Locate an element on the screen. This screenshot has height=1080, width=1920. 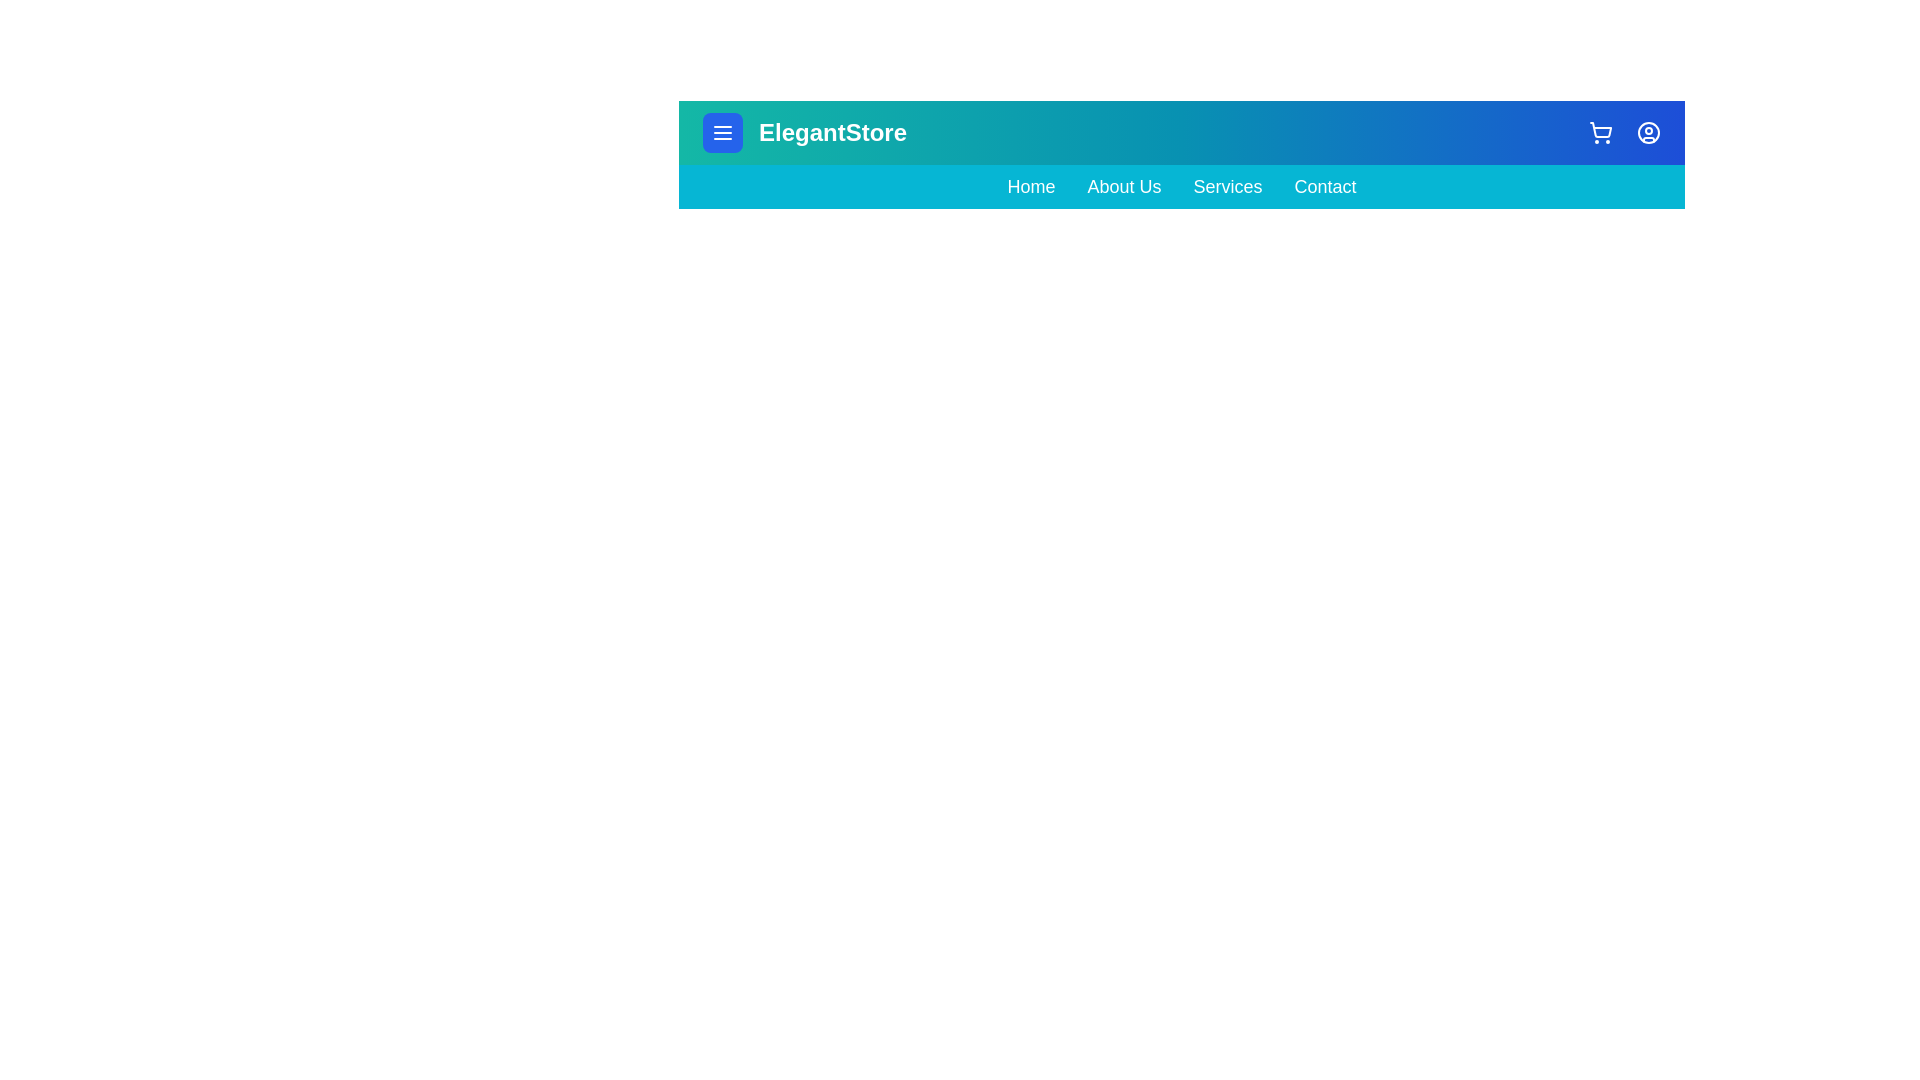
the navigation link Home is located at coordinates (1031, 186).